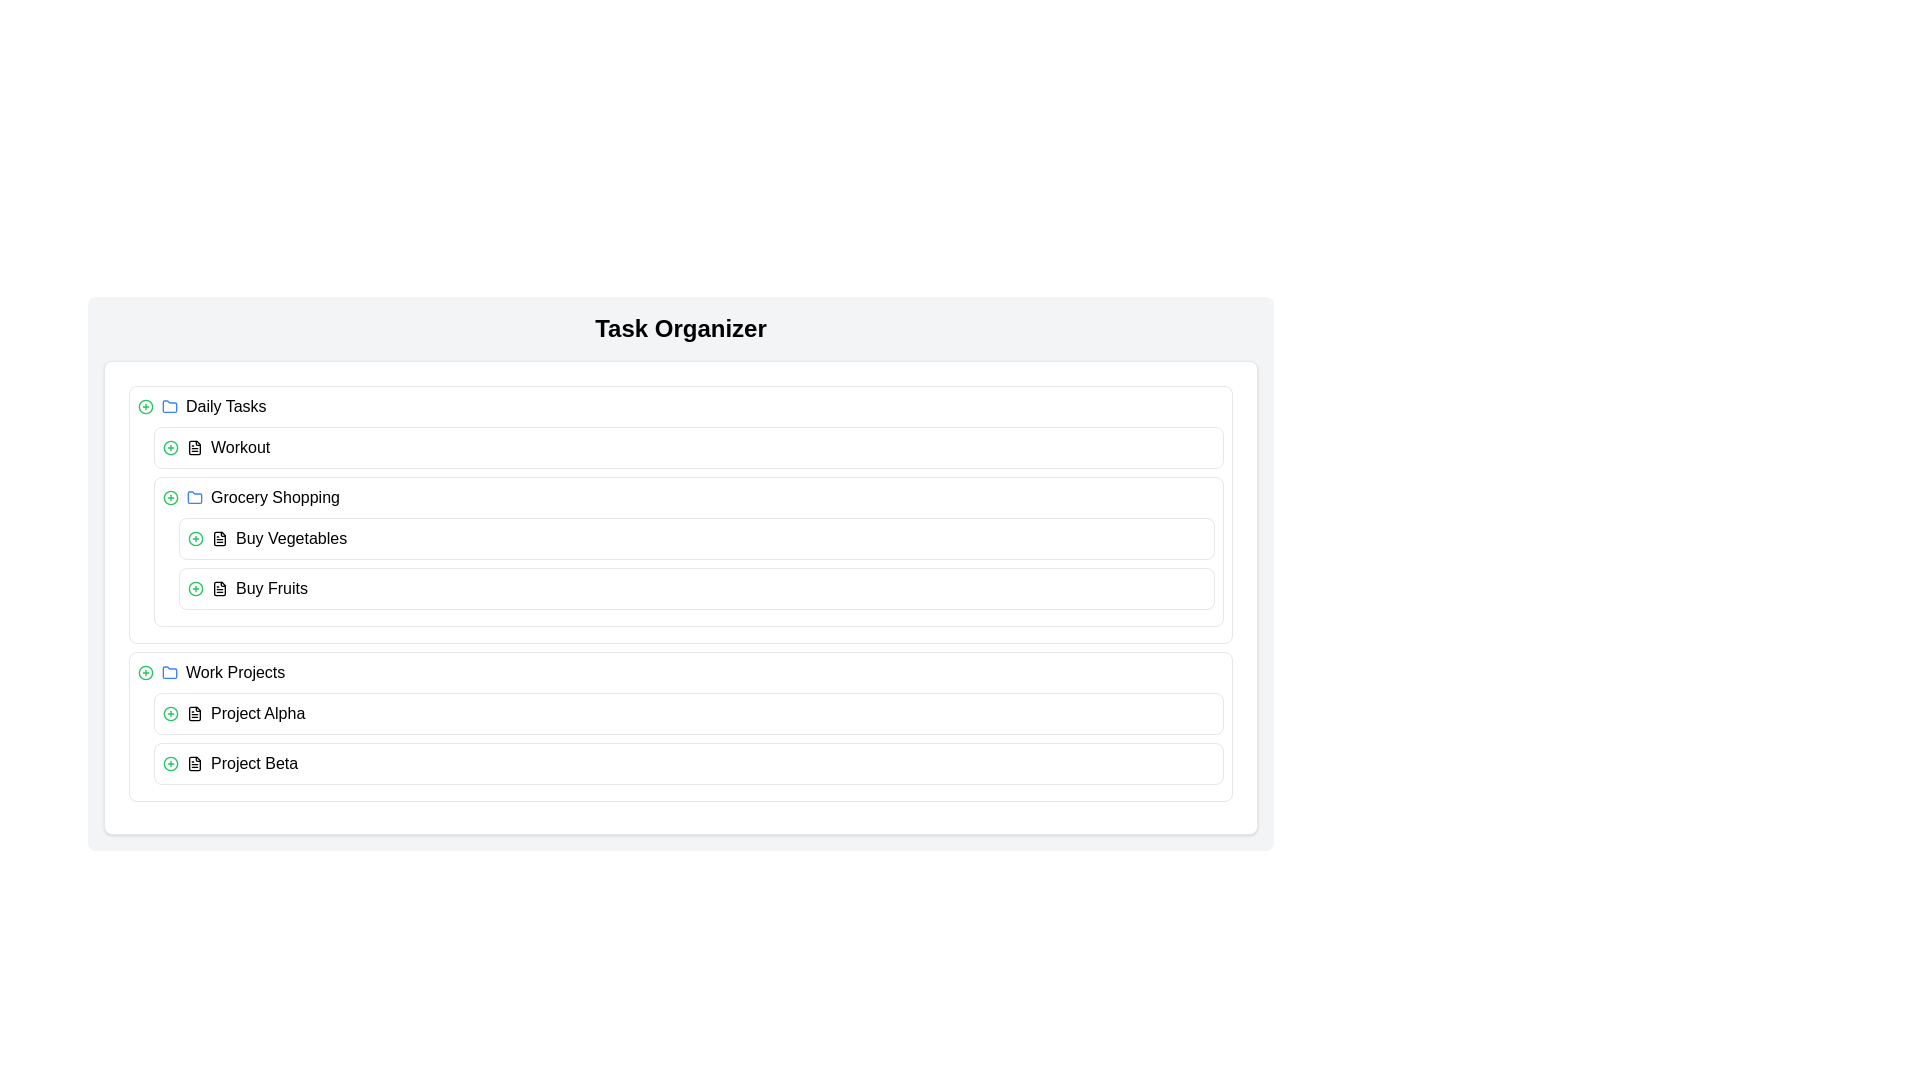 The height and width of the screenshot is (1080, 1920). What do you see at coordinates (195, 712) in the screenshot?
I see `the icon representing file or textual content related to the 'Project Alpha' entry in the 'Work Projects' section` at bounding box center [195, 712].